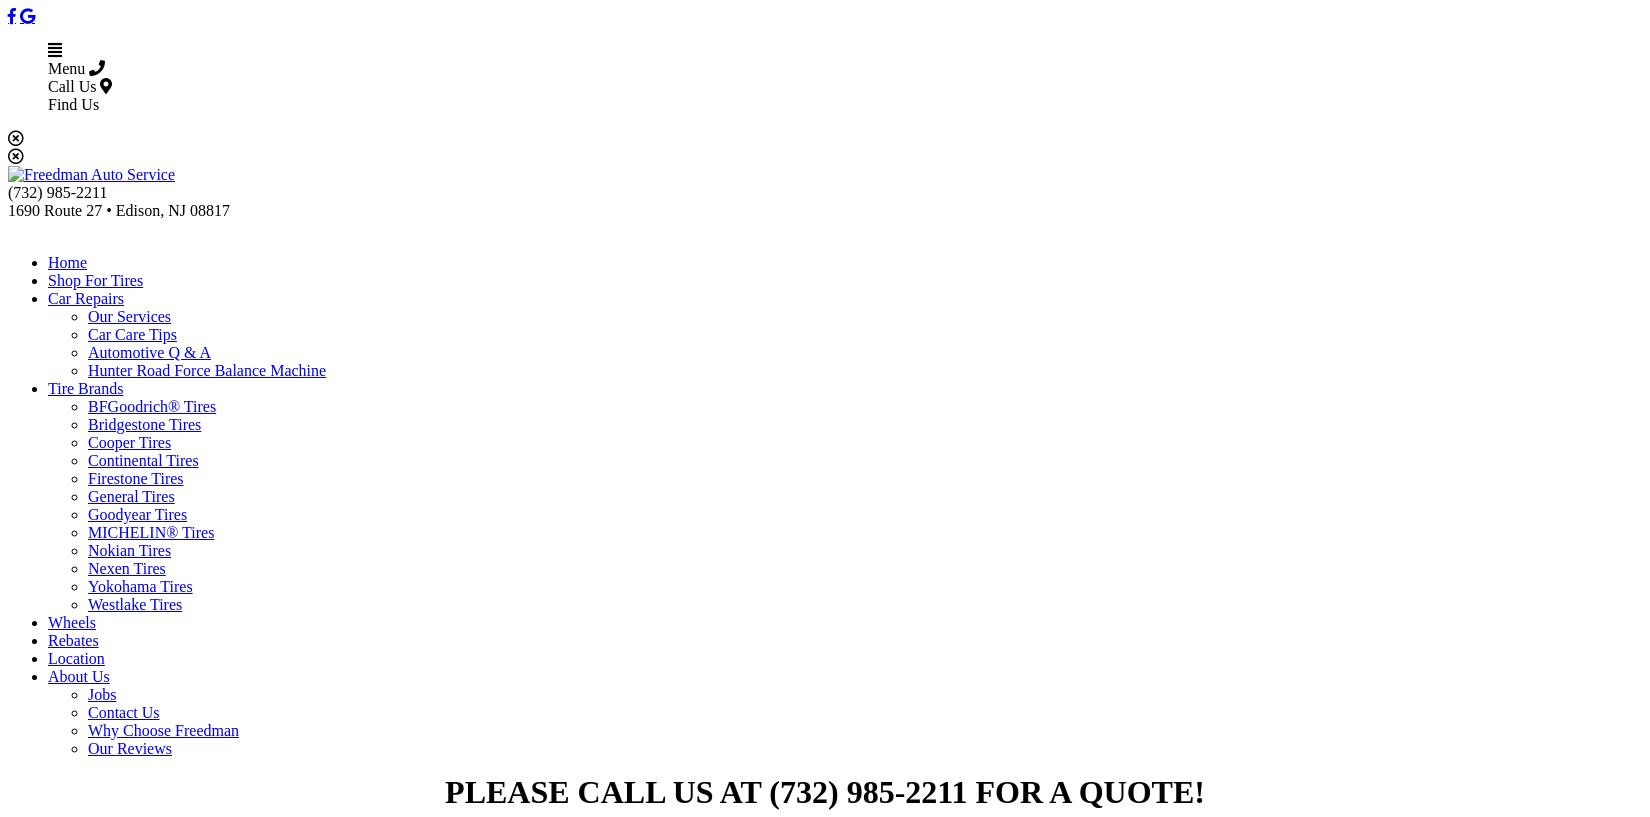 The width and height of the screenshot is (1650, 817). Describe the element at coordinates (135, 478) in the screenshot. I see `'Firestone Tires'` at that location.